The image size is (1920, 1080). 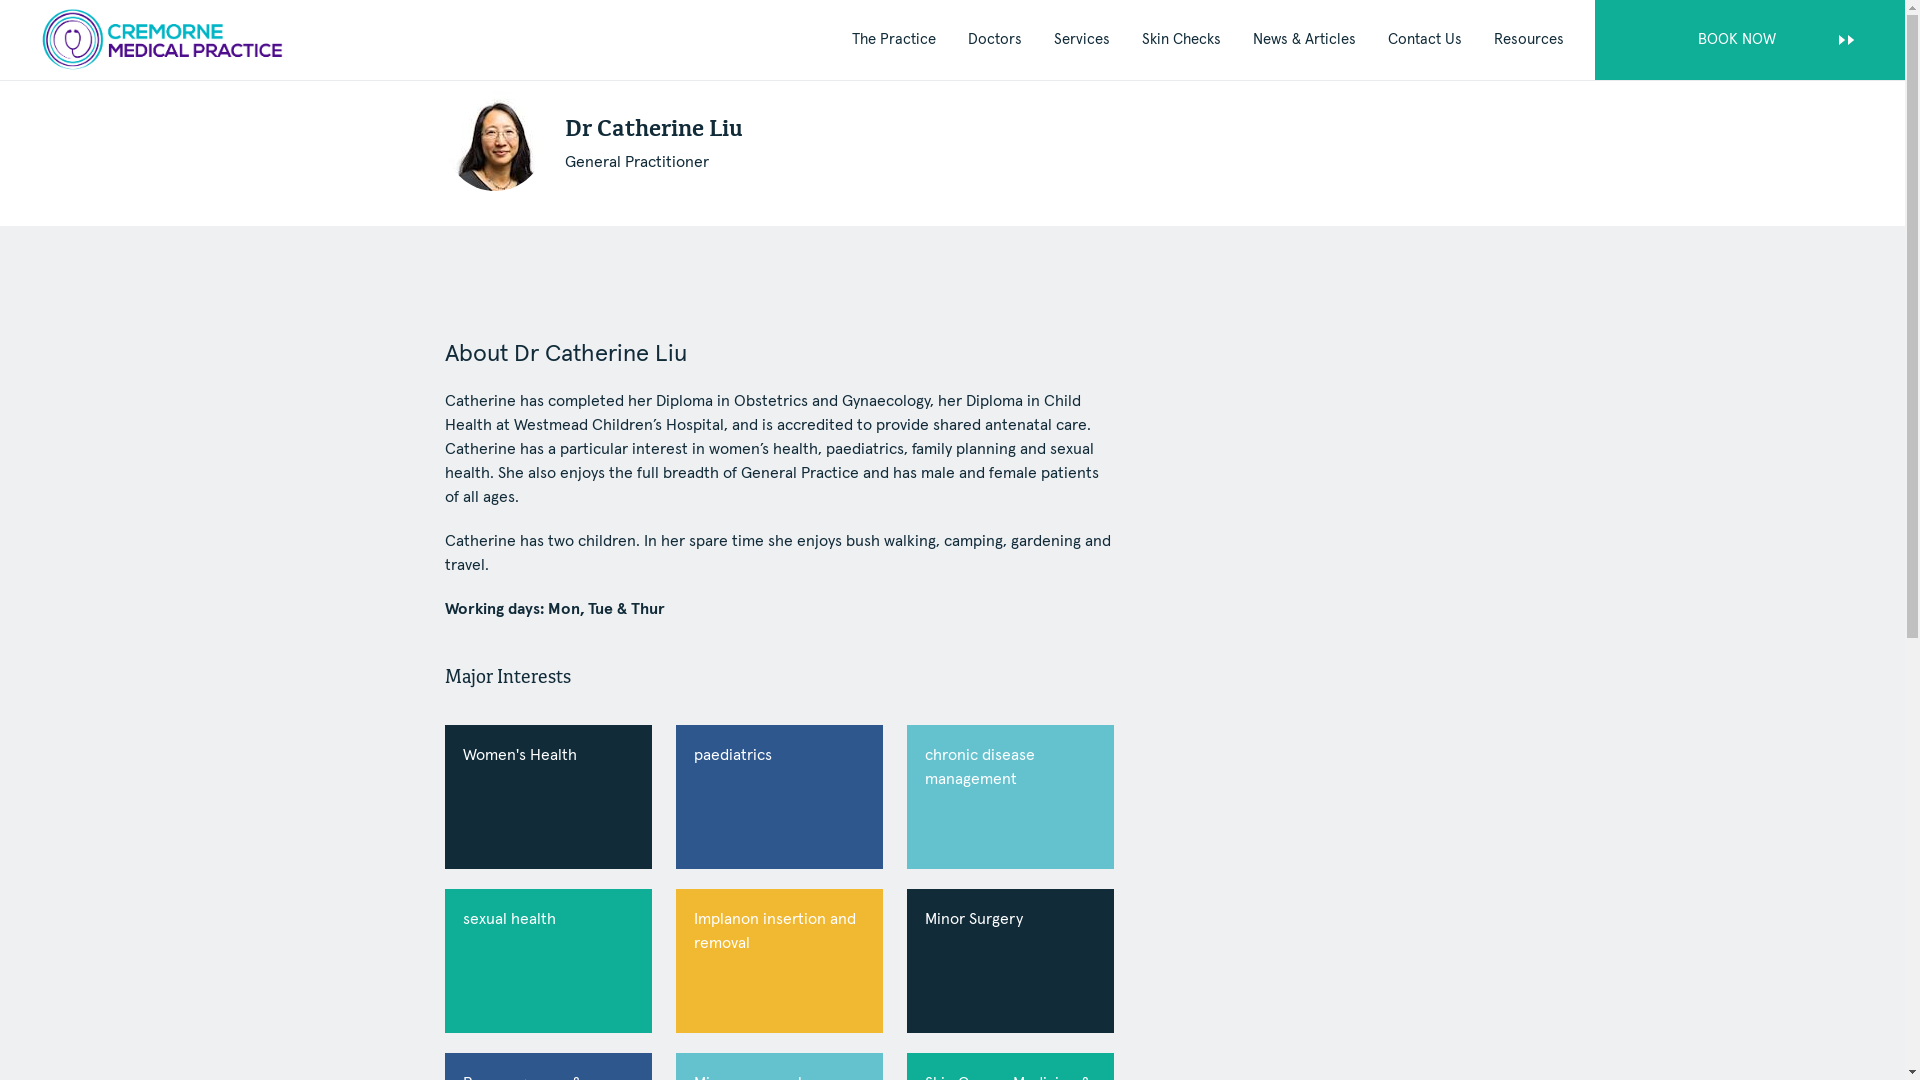 I want to click on 'Doctors', so click(x=994, y=40).